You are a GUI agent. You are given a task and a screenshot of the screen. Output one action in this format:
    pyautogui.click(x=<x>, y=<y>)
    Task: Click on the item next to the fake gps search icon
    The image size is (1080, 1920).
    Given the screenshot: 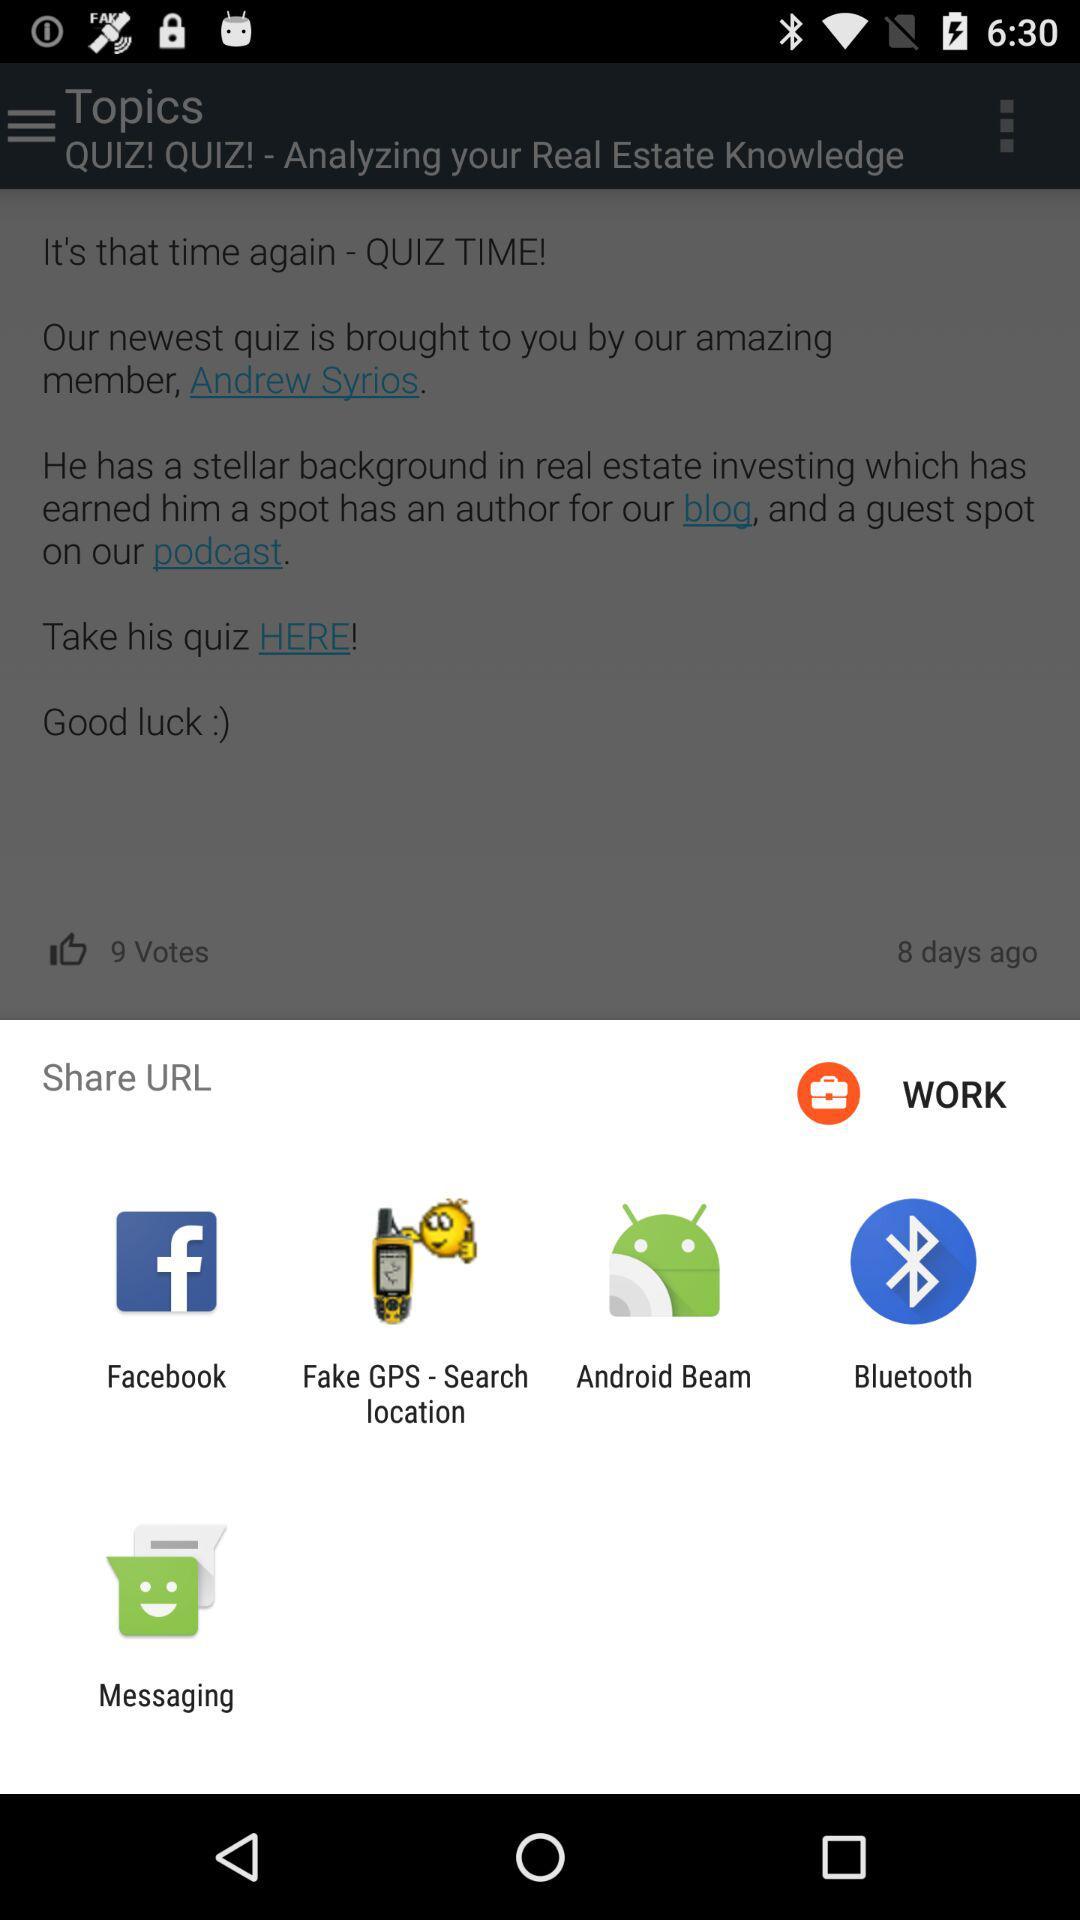 What is the action you would take?
    pyautogui.click(x=664, y=1392)
    